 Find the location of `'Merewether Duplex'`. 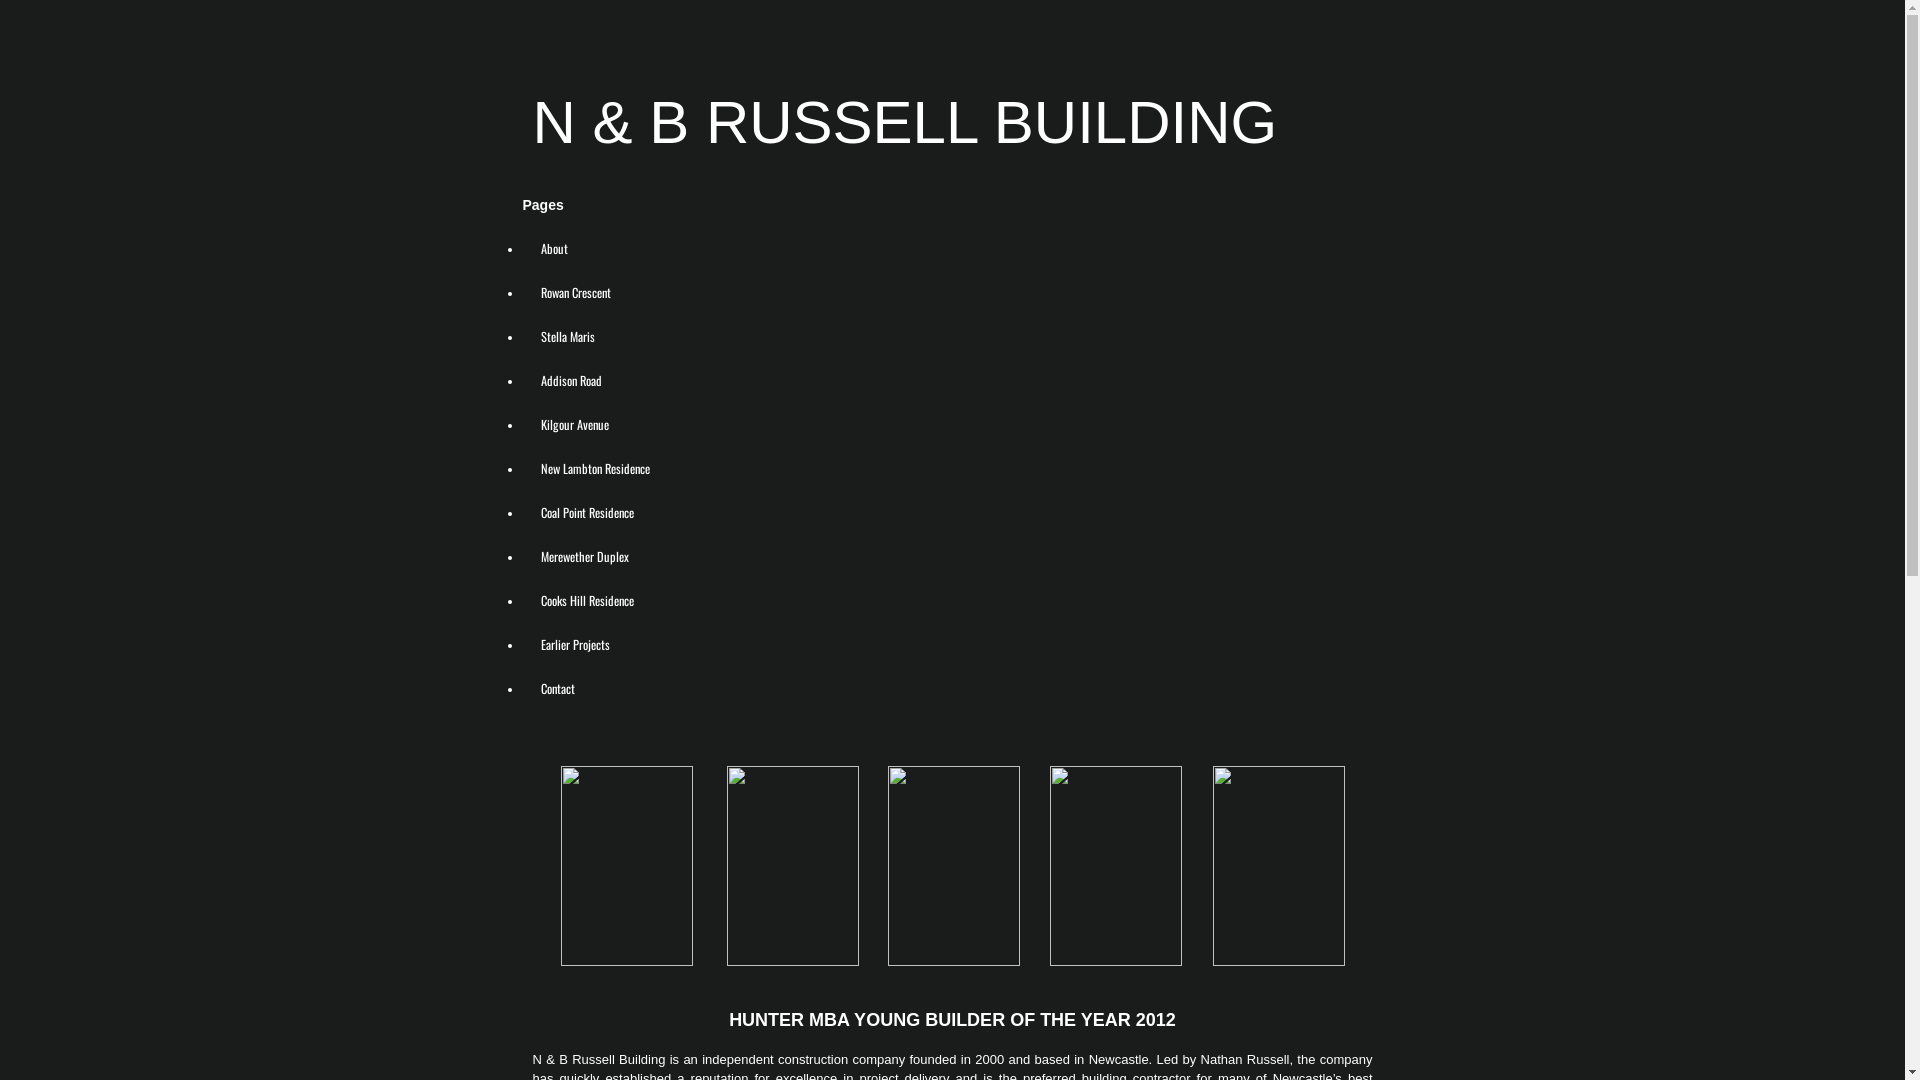

'Merewether Duplex' is located at coordinates (584, 555).